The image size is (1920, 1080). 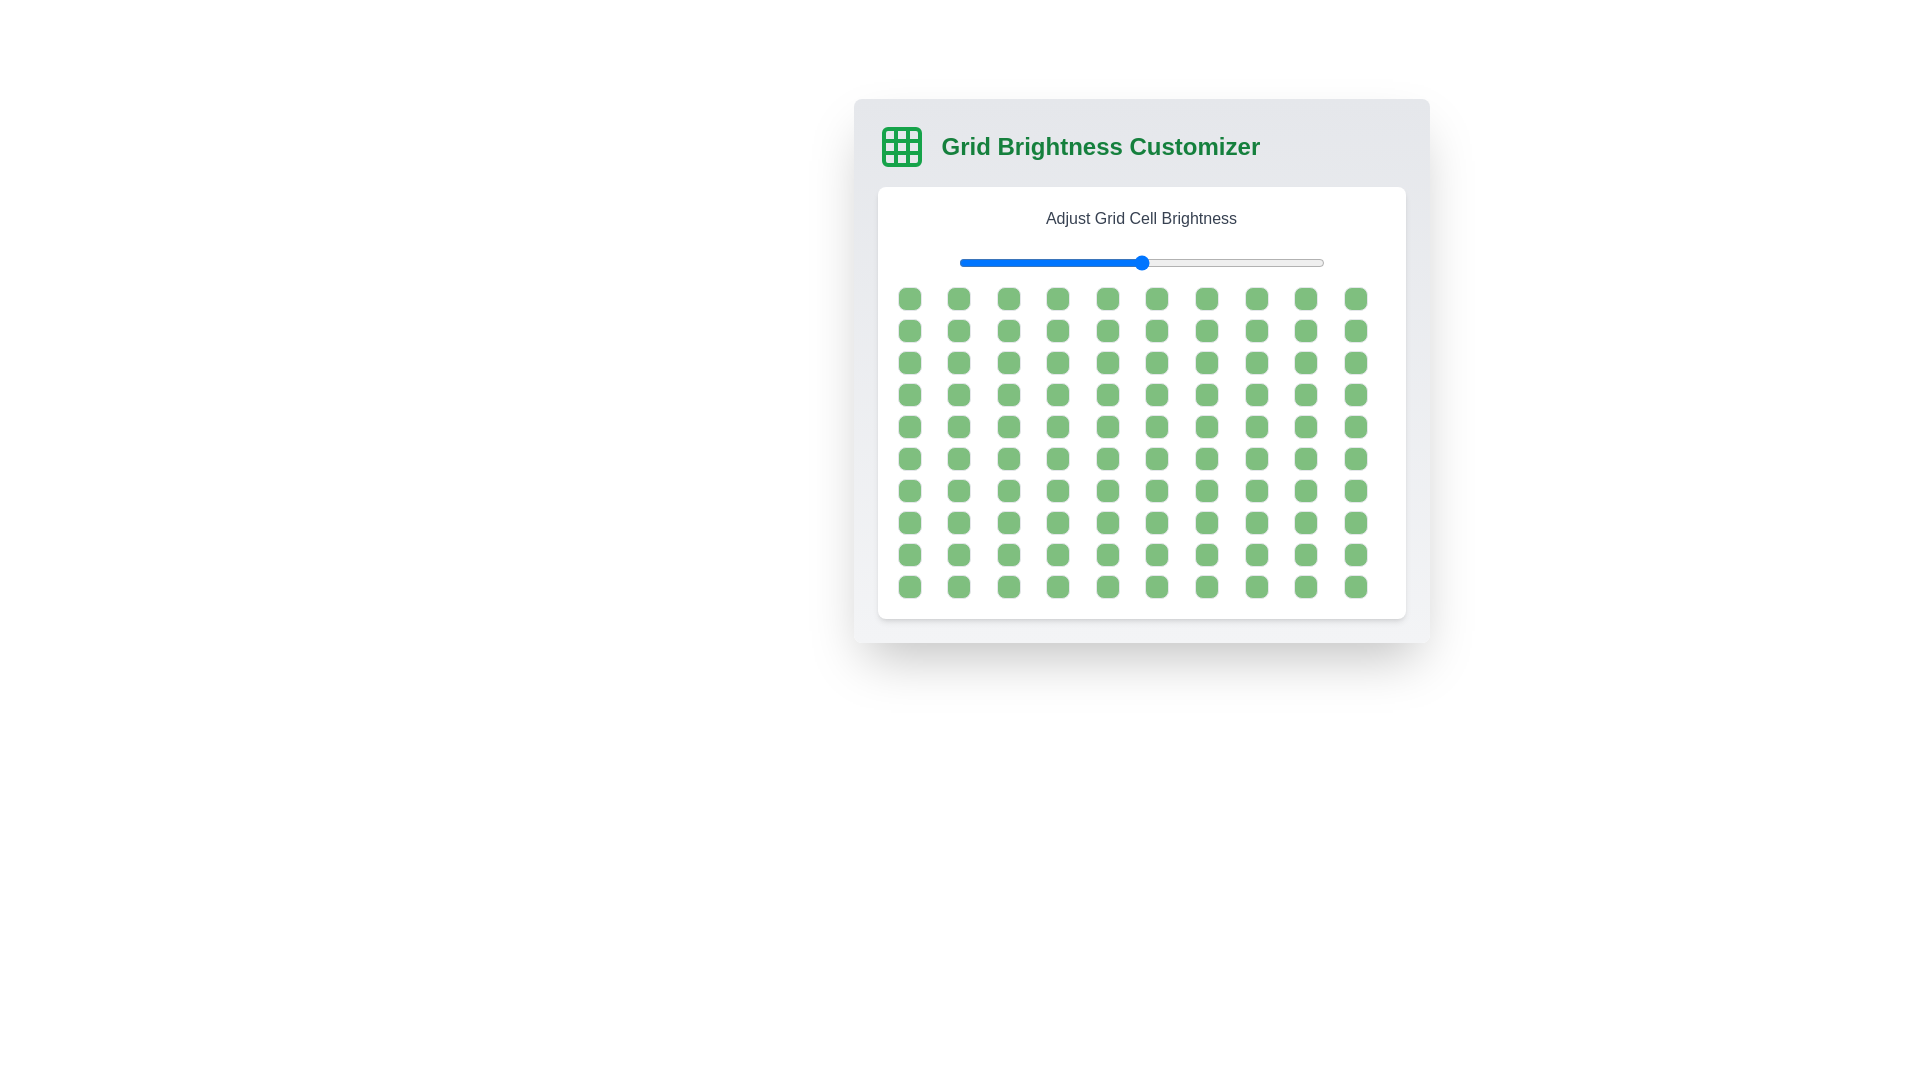 What do you see at coordinates (1232, 261) in the screenshot?
I see `the brightness slider to 75%` at bounding box center [1232, 261].